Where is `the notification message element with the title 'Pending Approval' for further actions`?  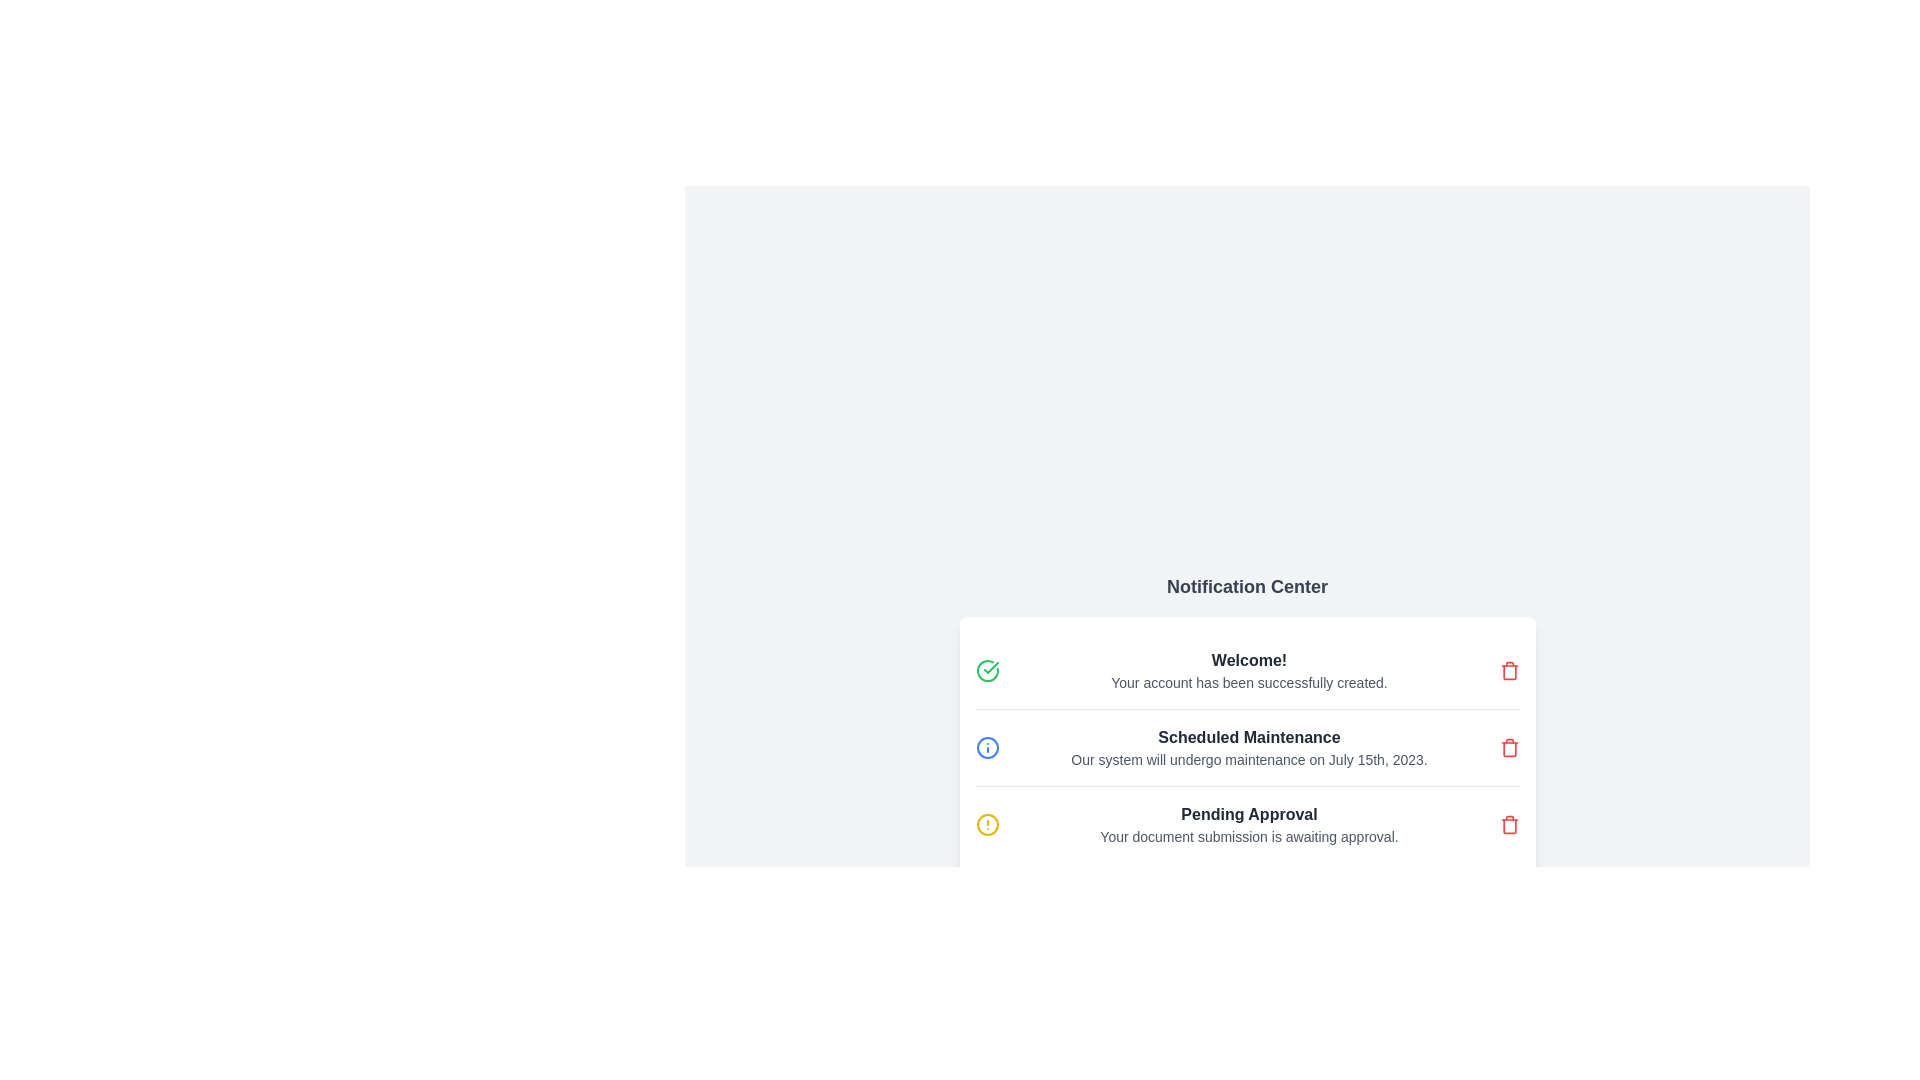 the notification message element with the title 'Pending Approval' for further actions is located at coordinates (1248, 825).